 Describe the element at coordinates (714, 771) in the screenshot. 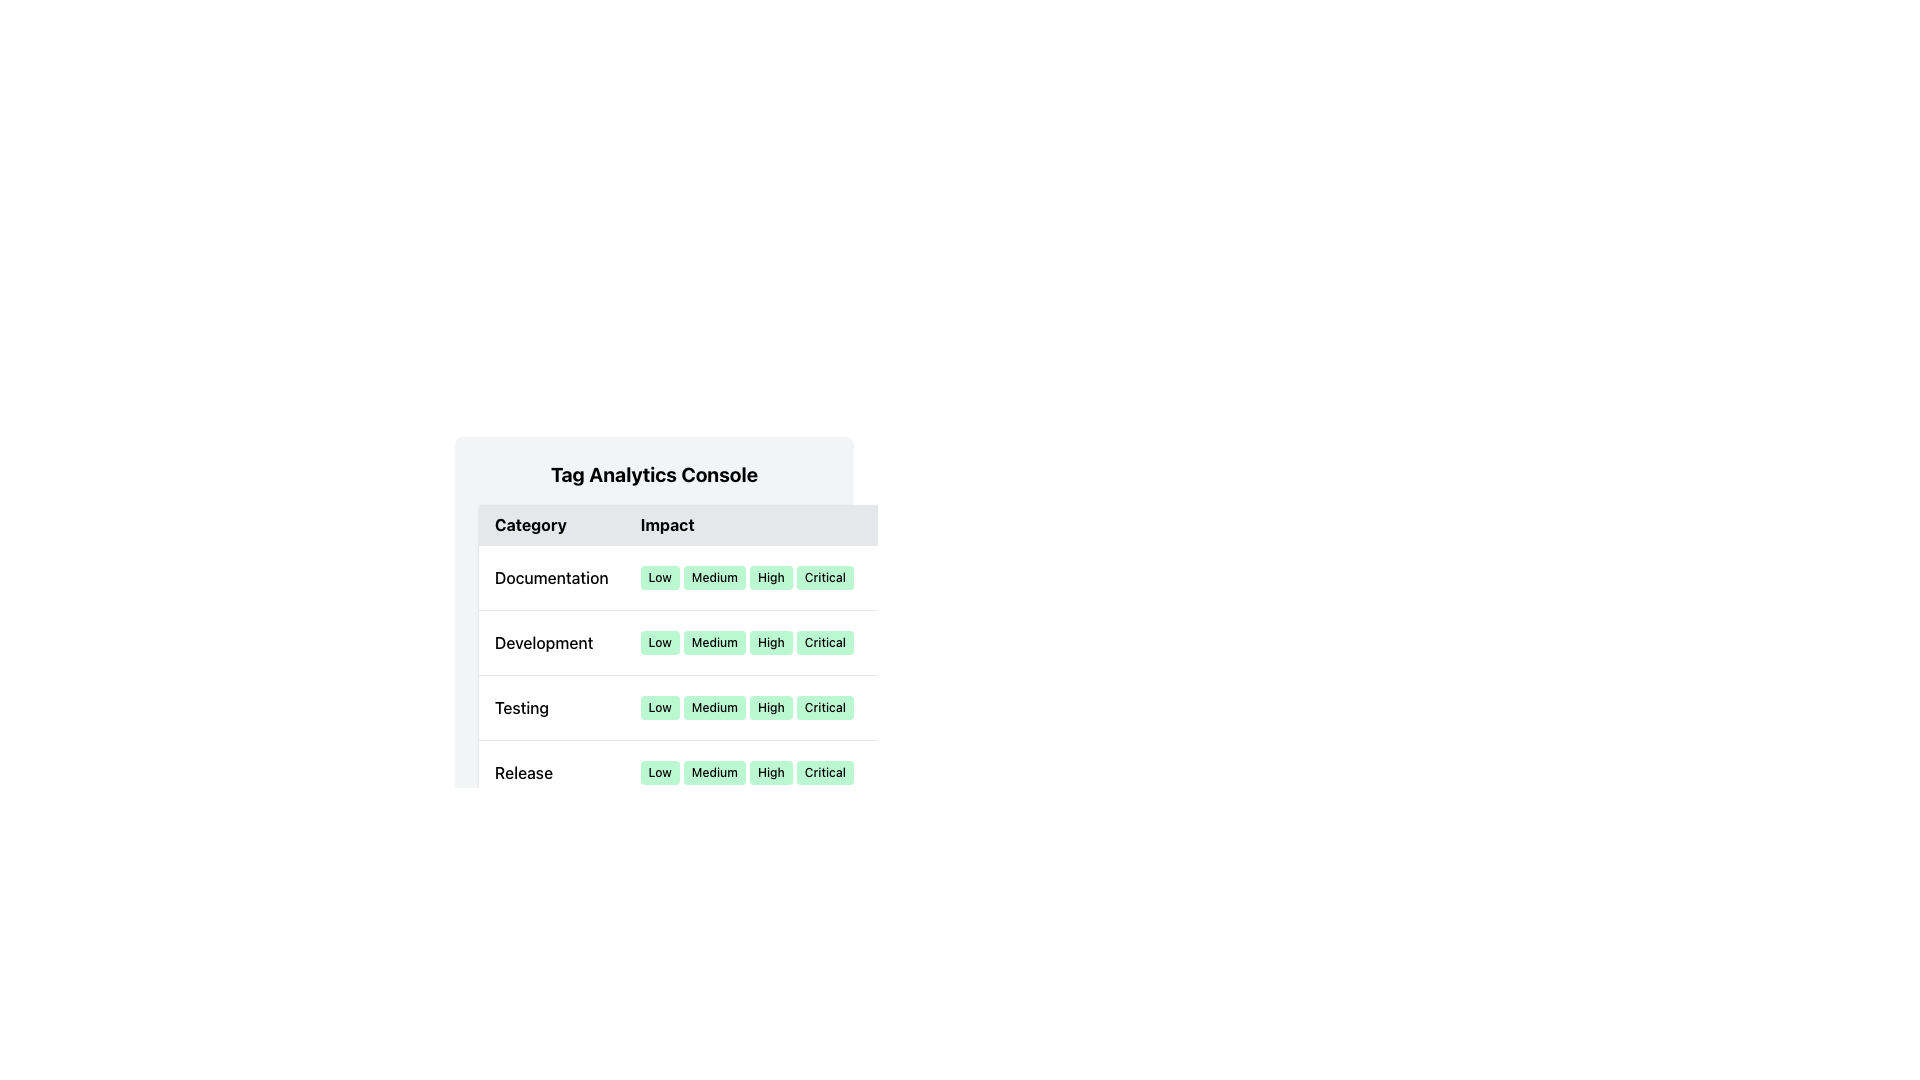

I see `the 'Medium' label or badge UI component with a green background that indicates a categorical impact level, positioned between the 'Low' and 'High' elements in the 'Impact' column` at that location.